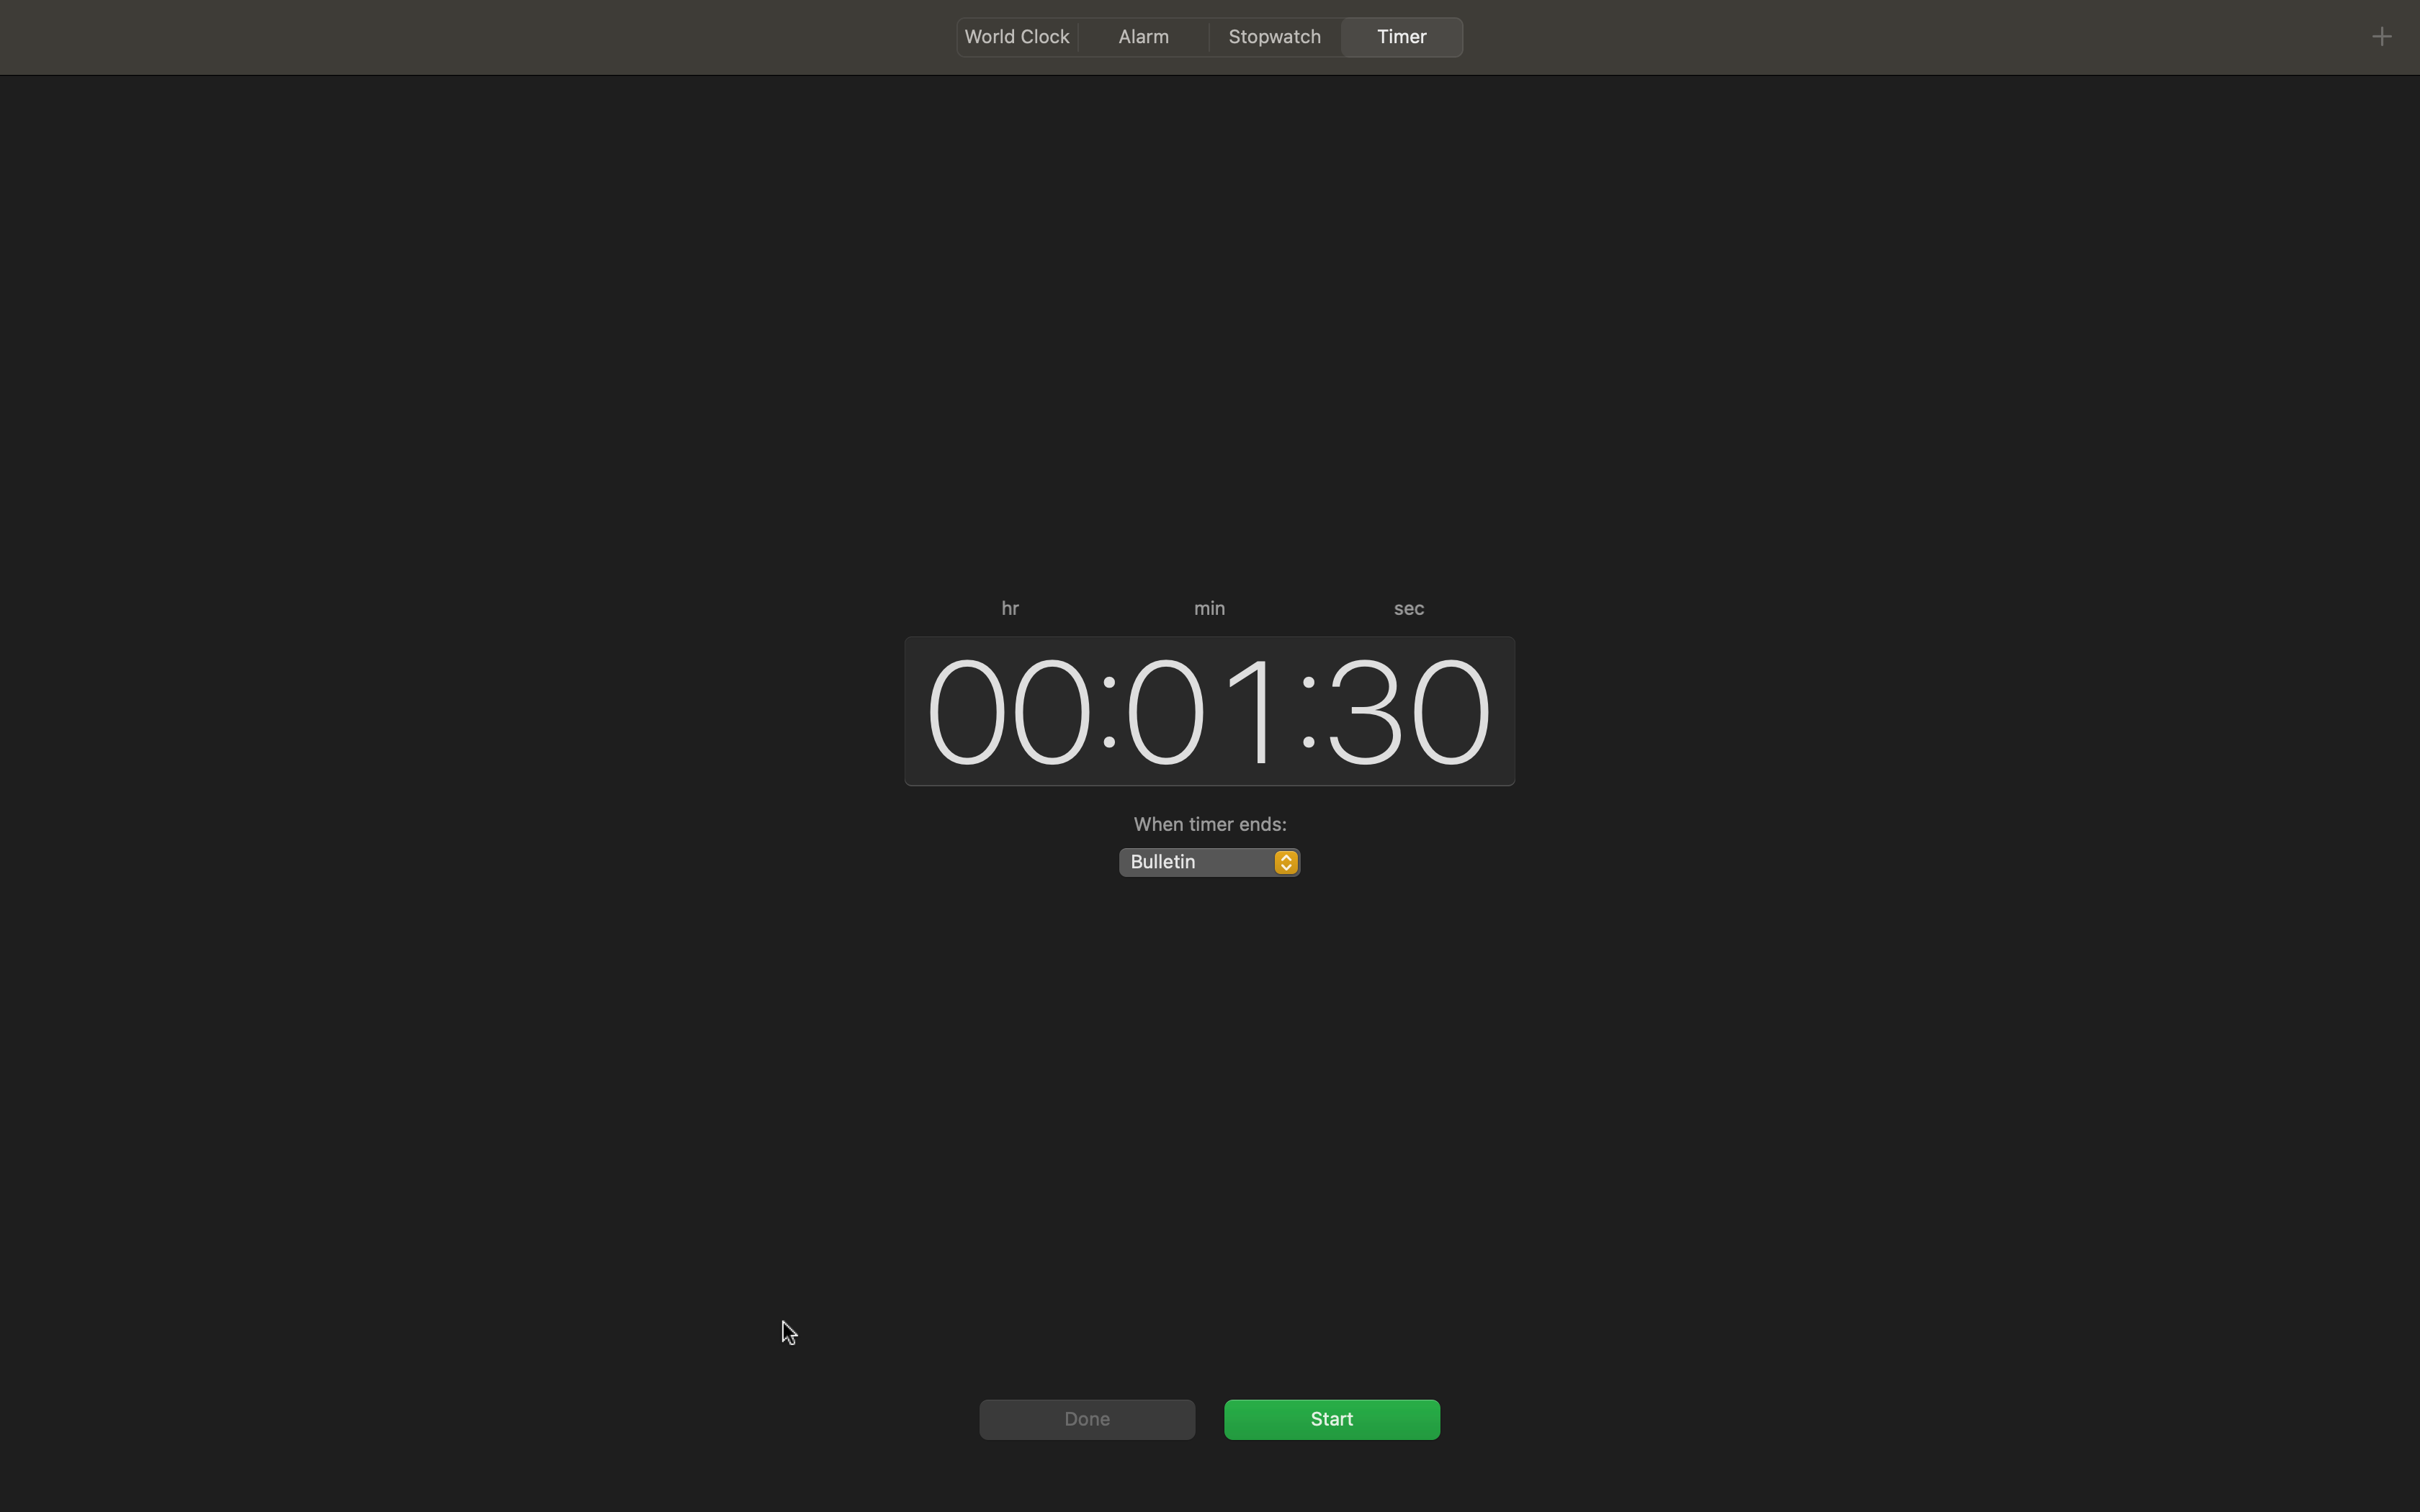 The image size is (2420, 1512). What do you see at coordinates (1084, 1418) in the screenshot?
I see `Complete the action by clicking "done"` at bounding box center [1084, 1418].